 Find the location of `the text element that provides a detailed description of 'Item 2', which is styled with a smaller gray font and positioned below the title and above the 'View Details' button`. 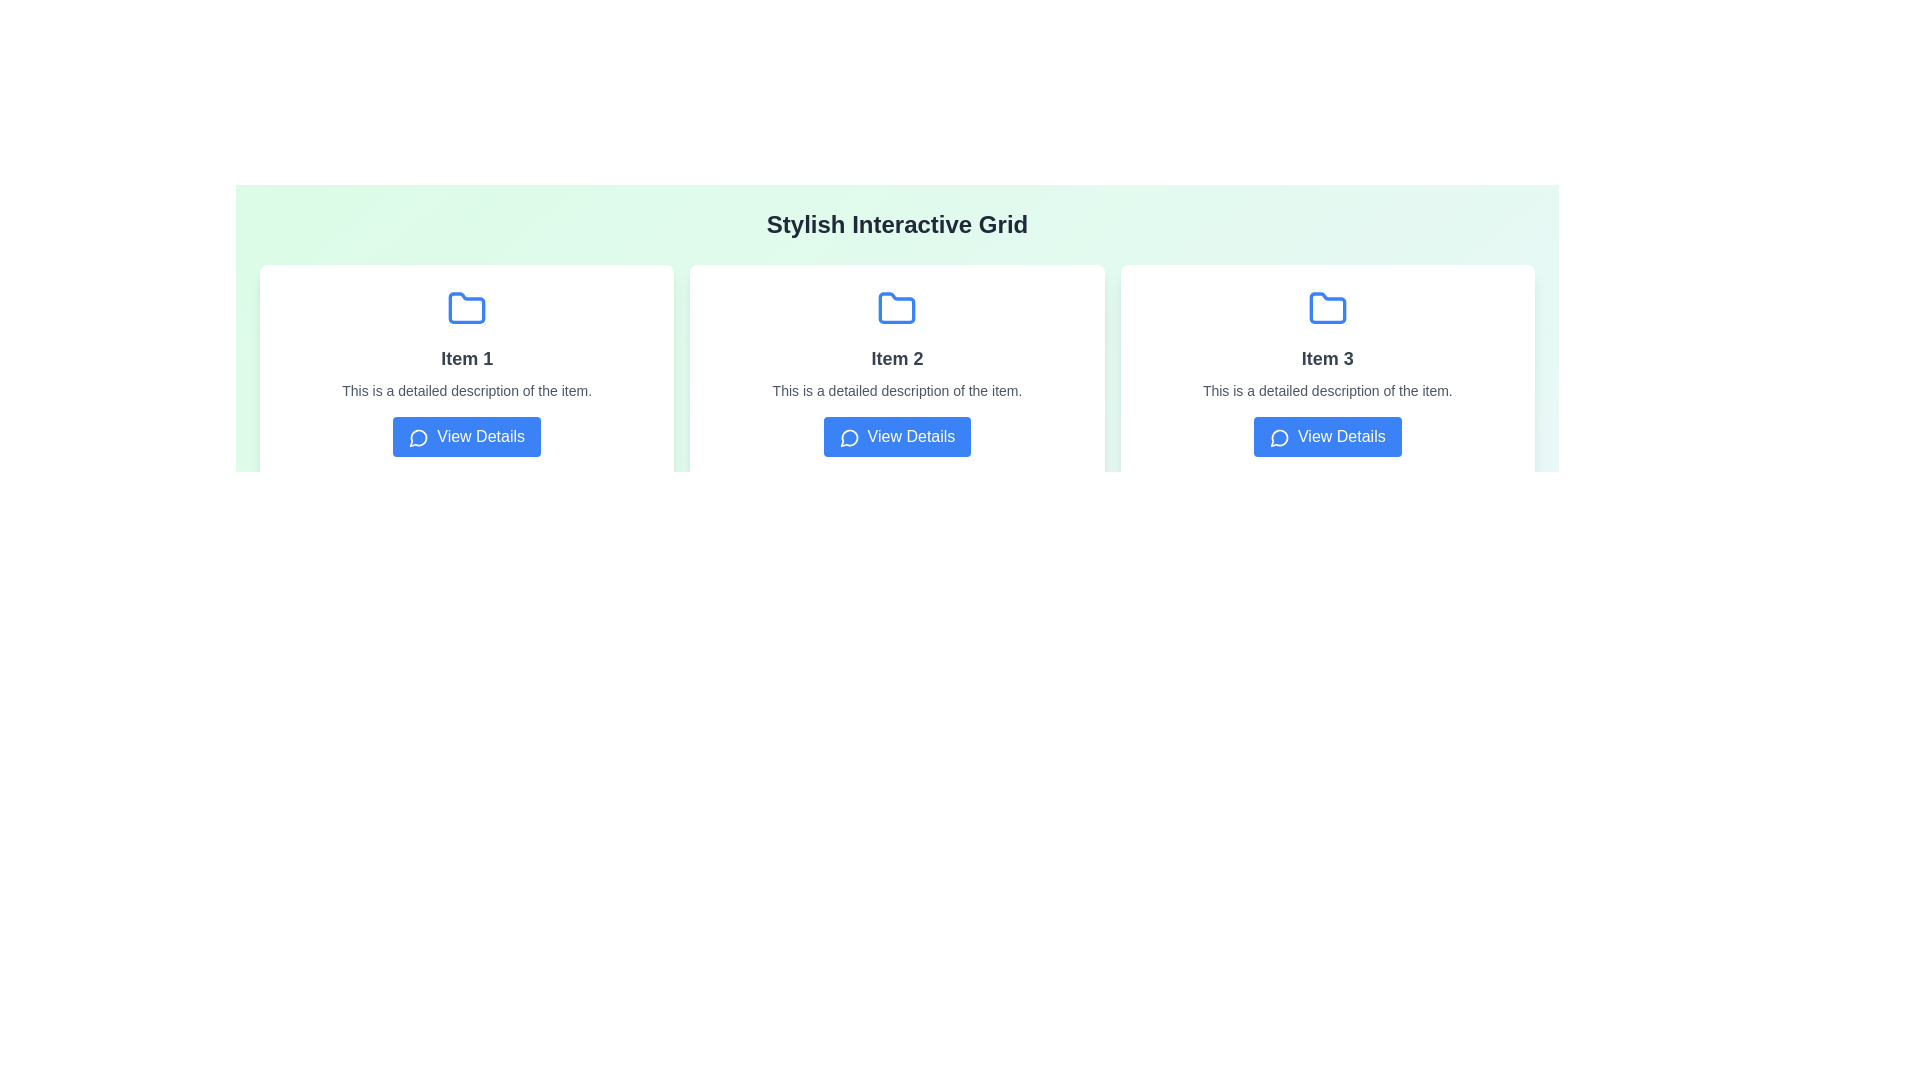

the text element that provides a detailed description of 'Item 2', which is styled with a smaller gray font and positioned below the title and above the 'View Details' button is located at coordinates (896, 390).